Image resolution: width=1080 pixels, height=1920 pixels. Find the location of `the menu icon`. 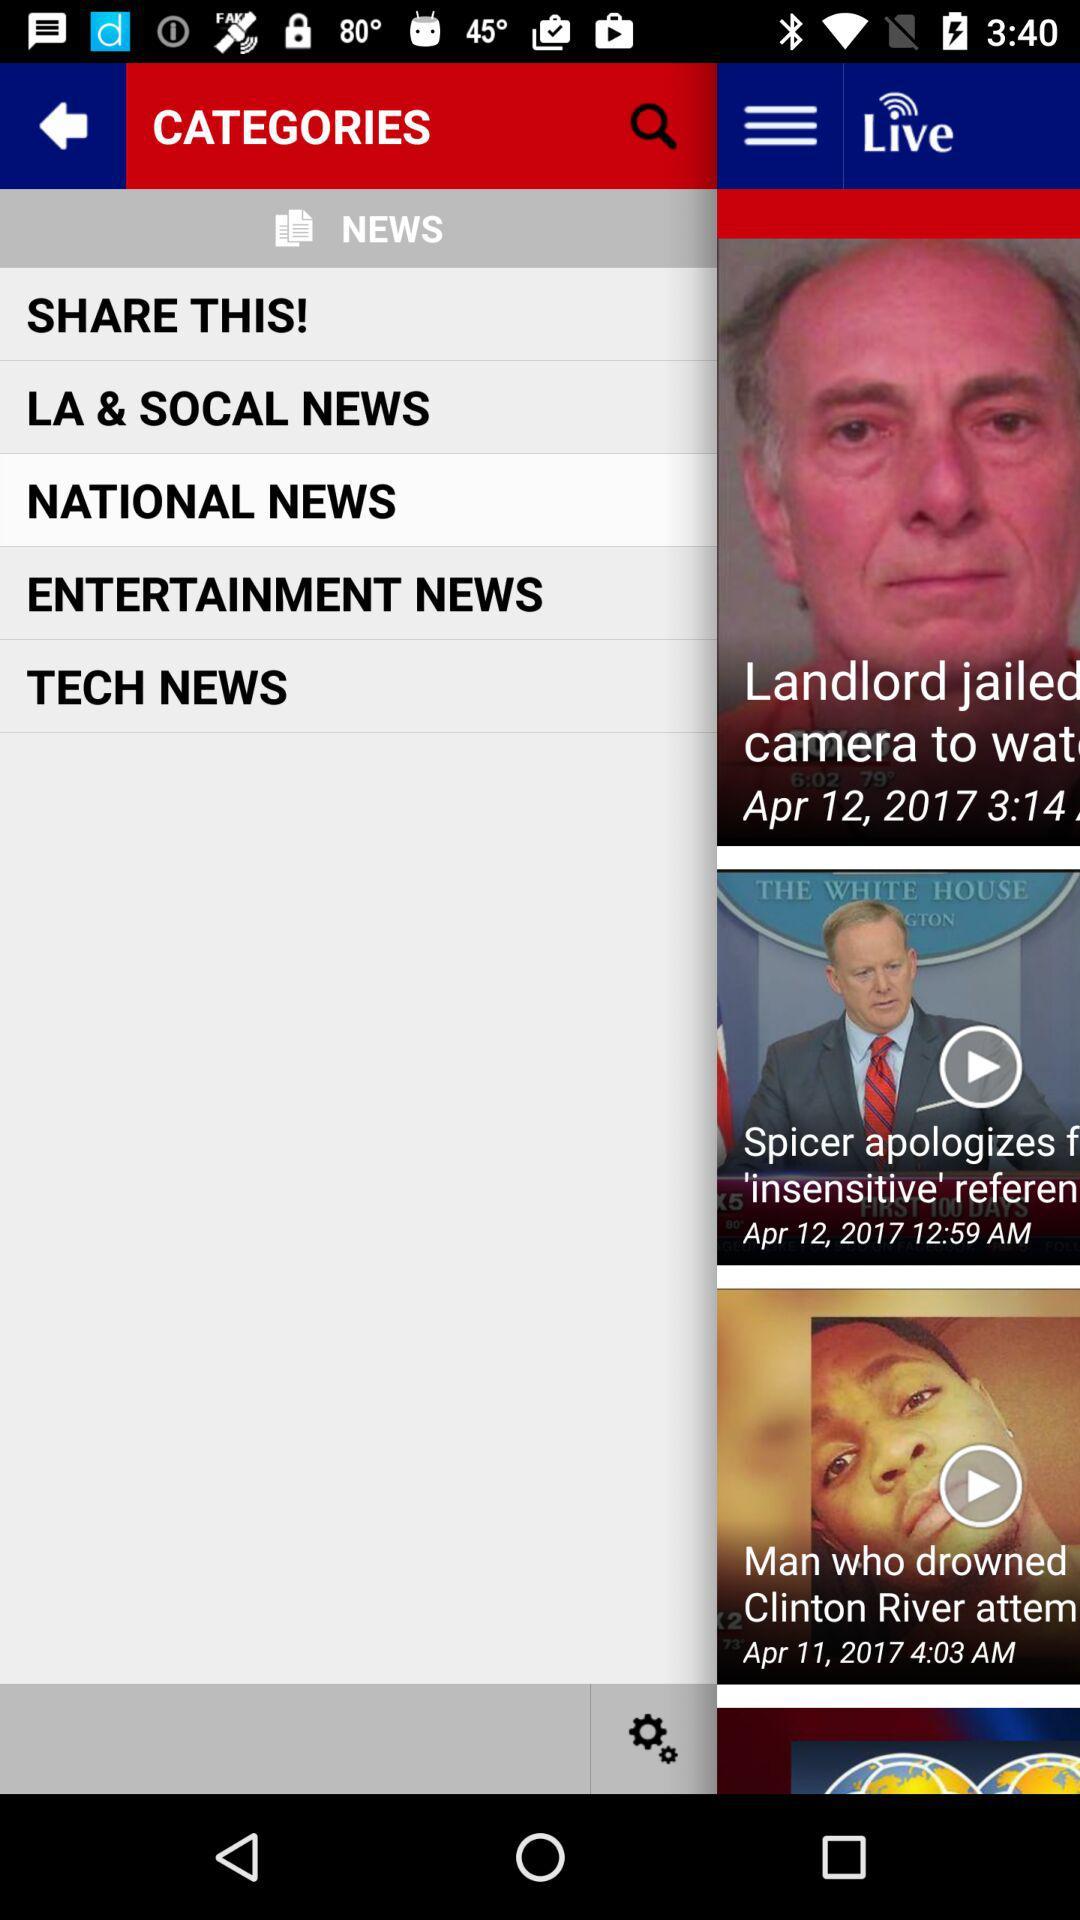

the menu icon is located at coordinates (778, 124).